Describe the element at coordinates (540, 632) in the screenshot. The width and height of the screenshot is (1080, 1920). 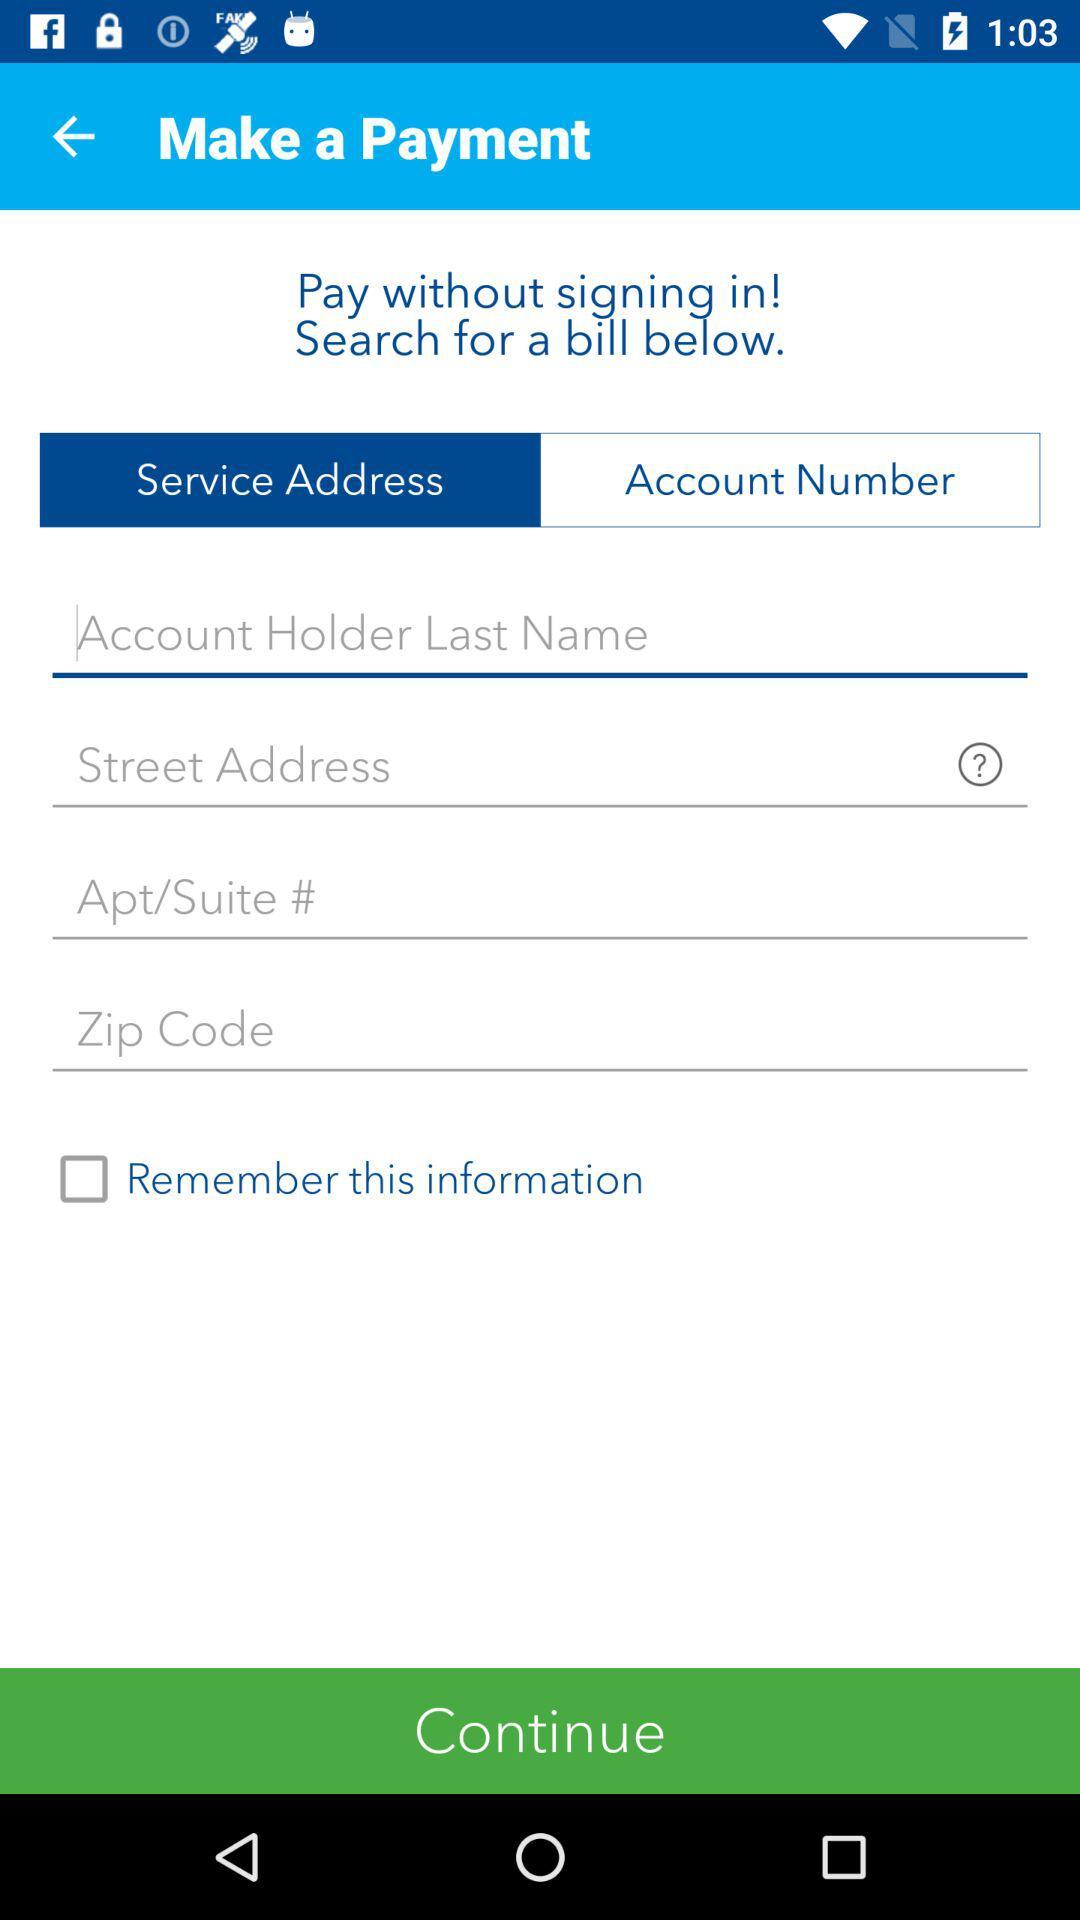
I see `the icon below the service address item` at that location.